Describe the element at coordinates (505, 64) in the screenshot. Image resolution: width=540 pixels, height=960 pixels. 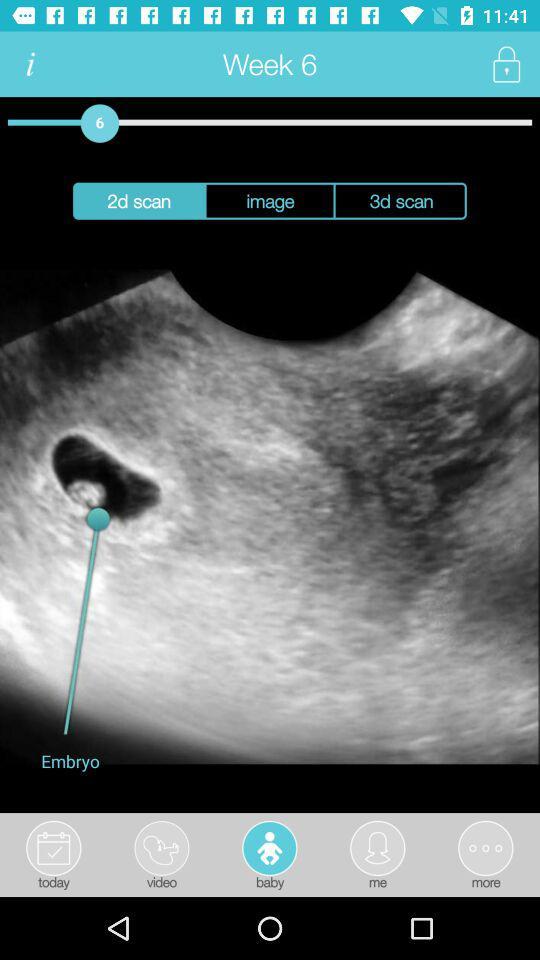
I see `icon to the right of week 6` at that location.